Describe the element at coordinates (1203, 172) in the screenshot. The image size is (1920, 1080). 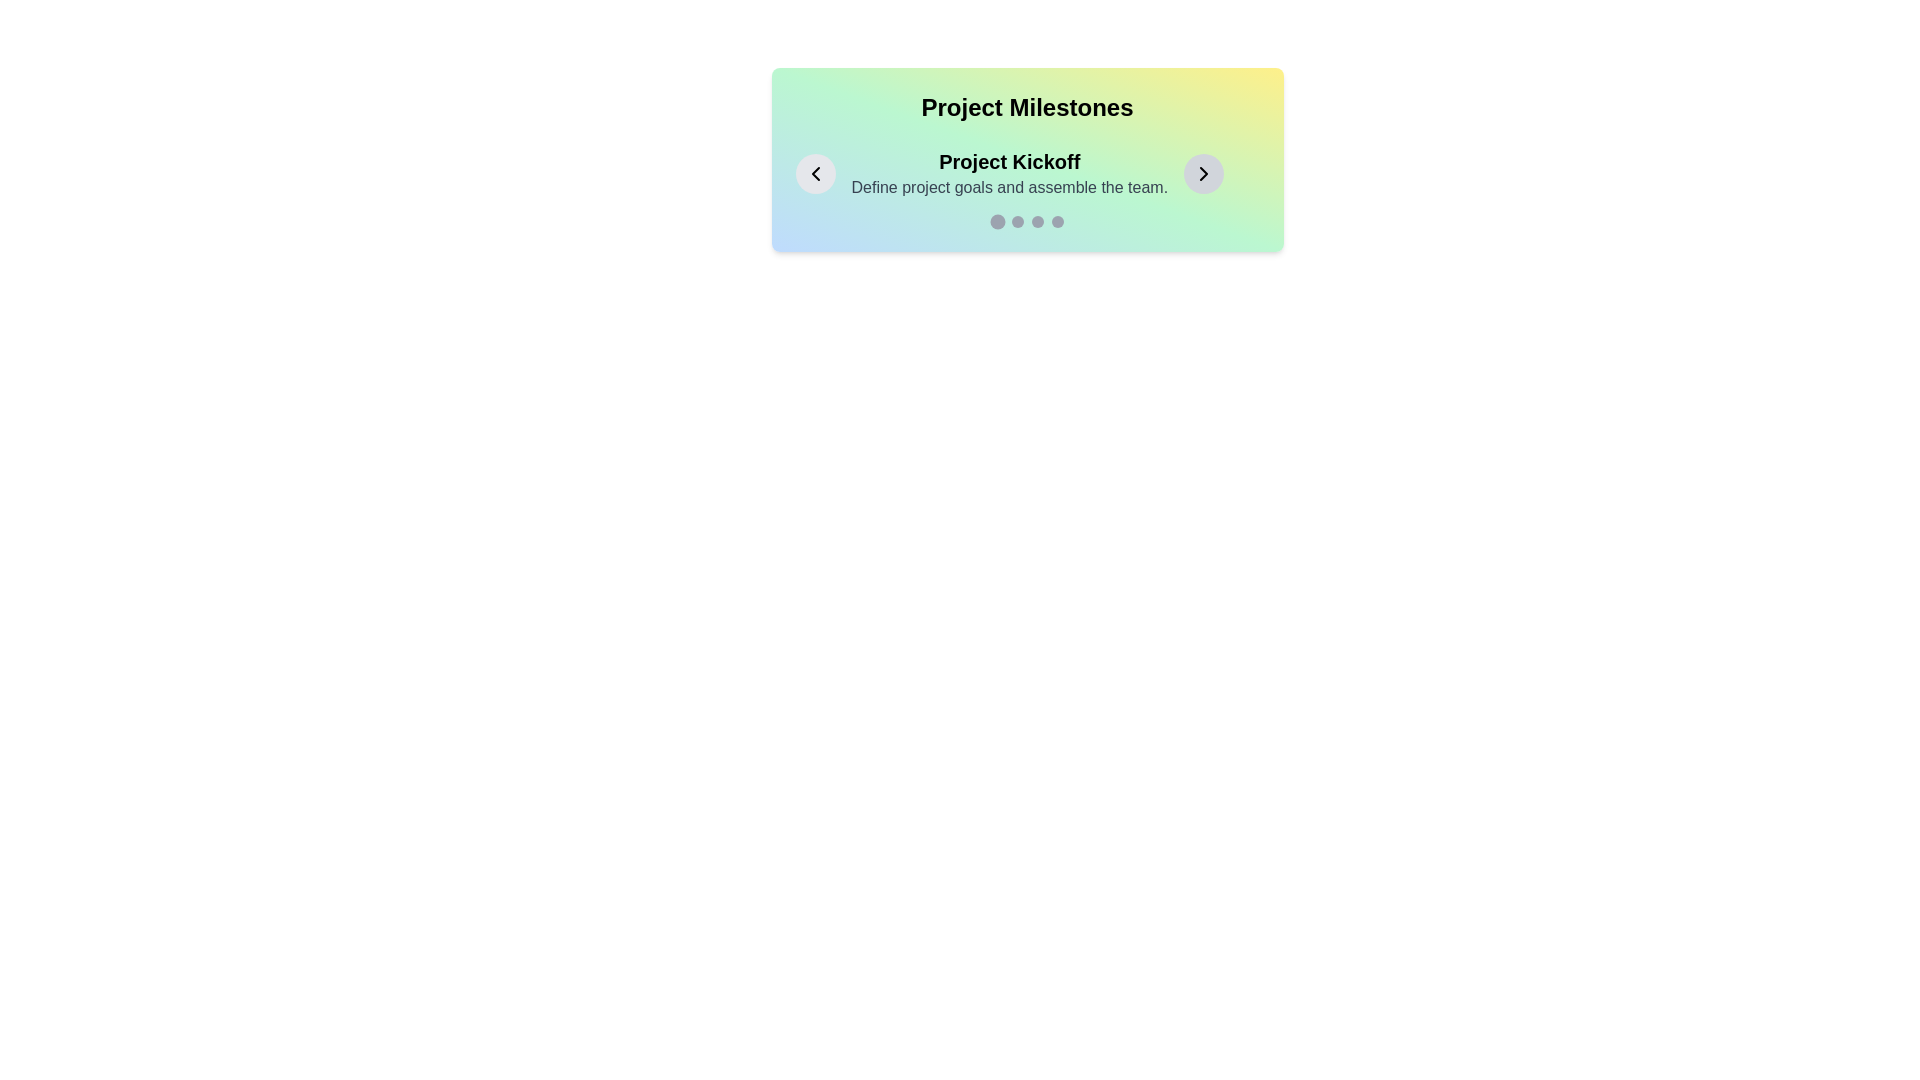
I see `the circular button with a gray background and a right-pointing chevron` at that location.